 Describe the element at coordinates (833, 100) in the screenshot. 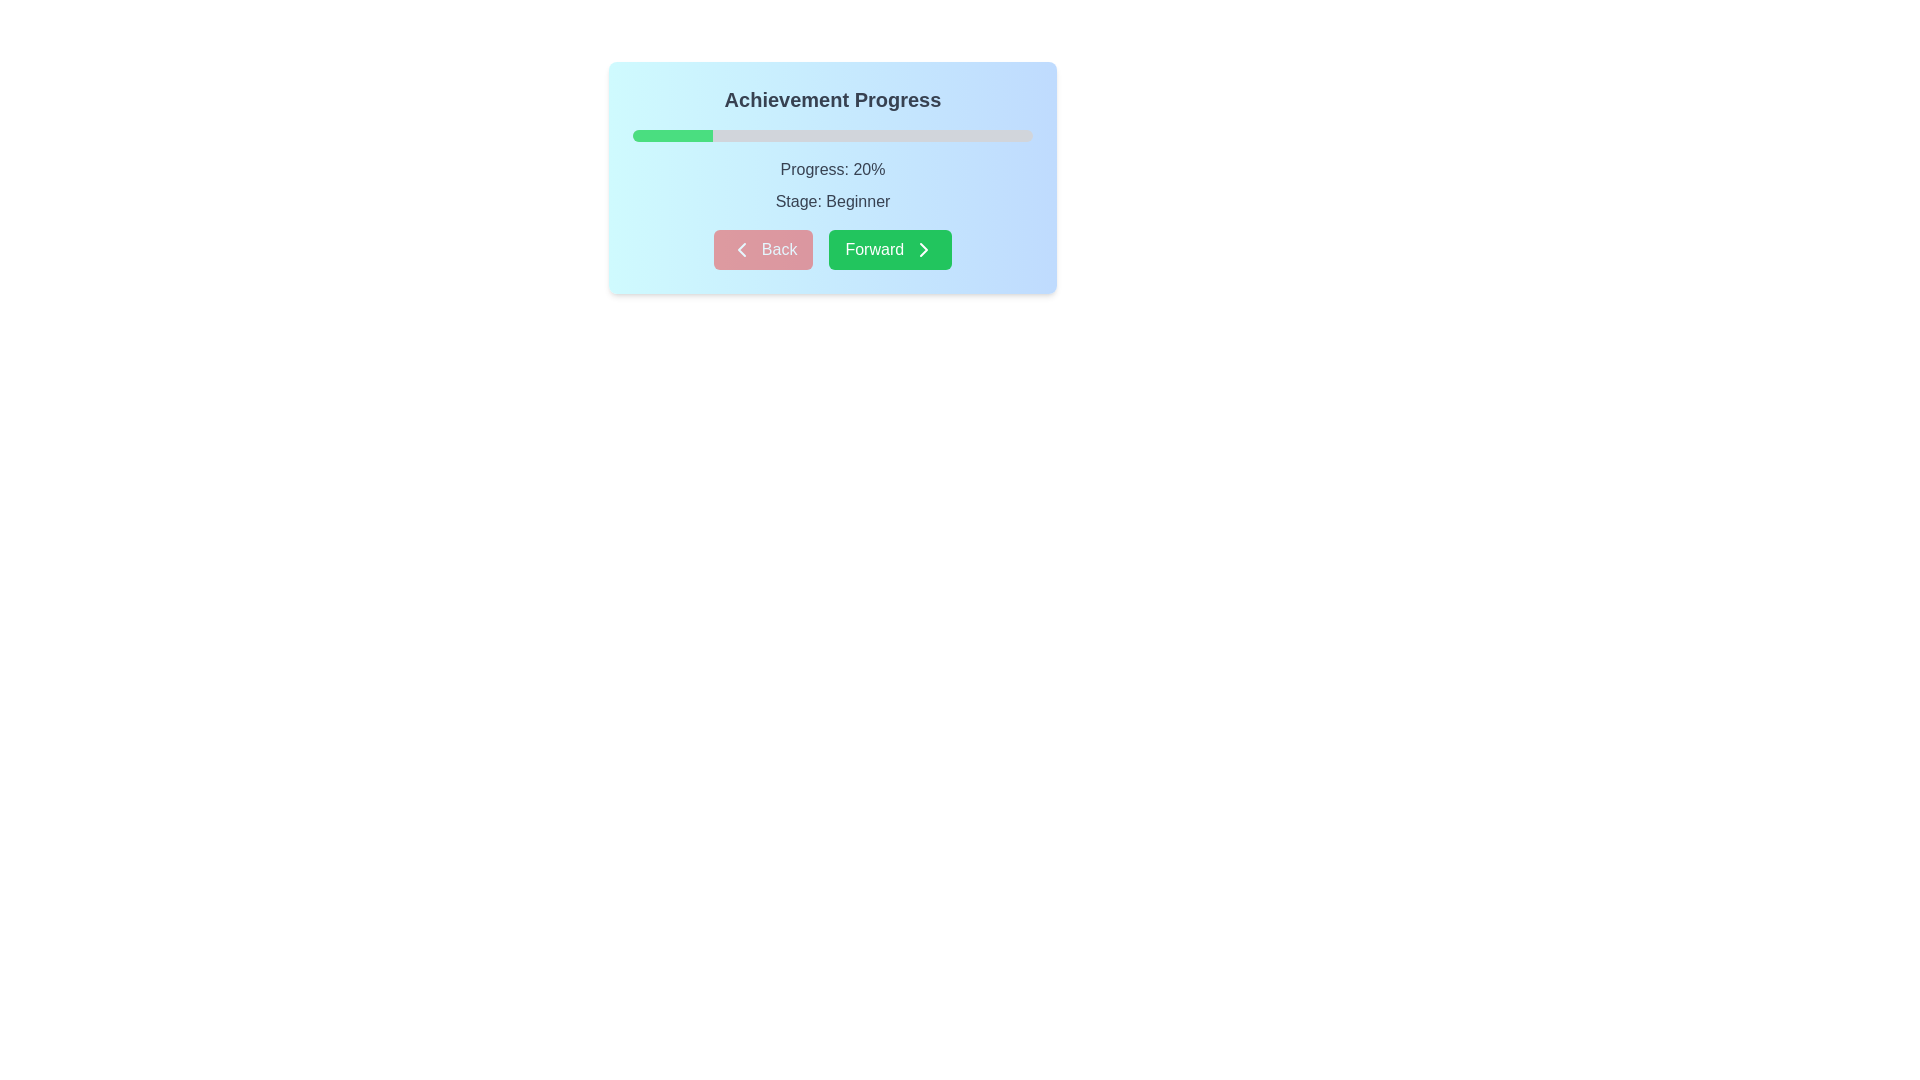

I see `the 'Achievement Progress' label, which is a bold, gray text label centered at the top of a blue gradient card, positioned above the progress bar and navigation buttons` at that location.